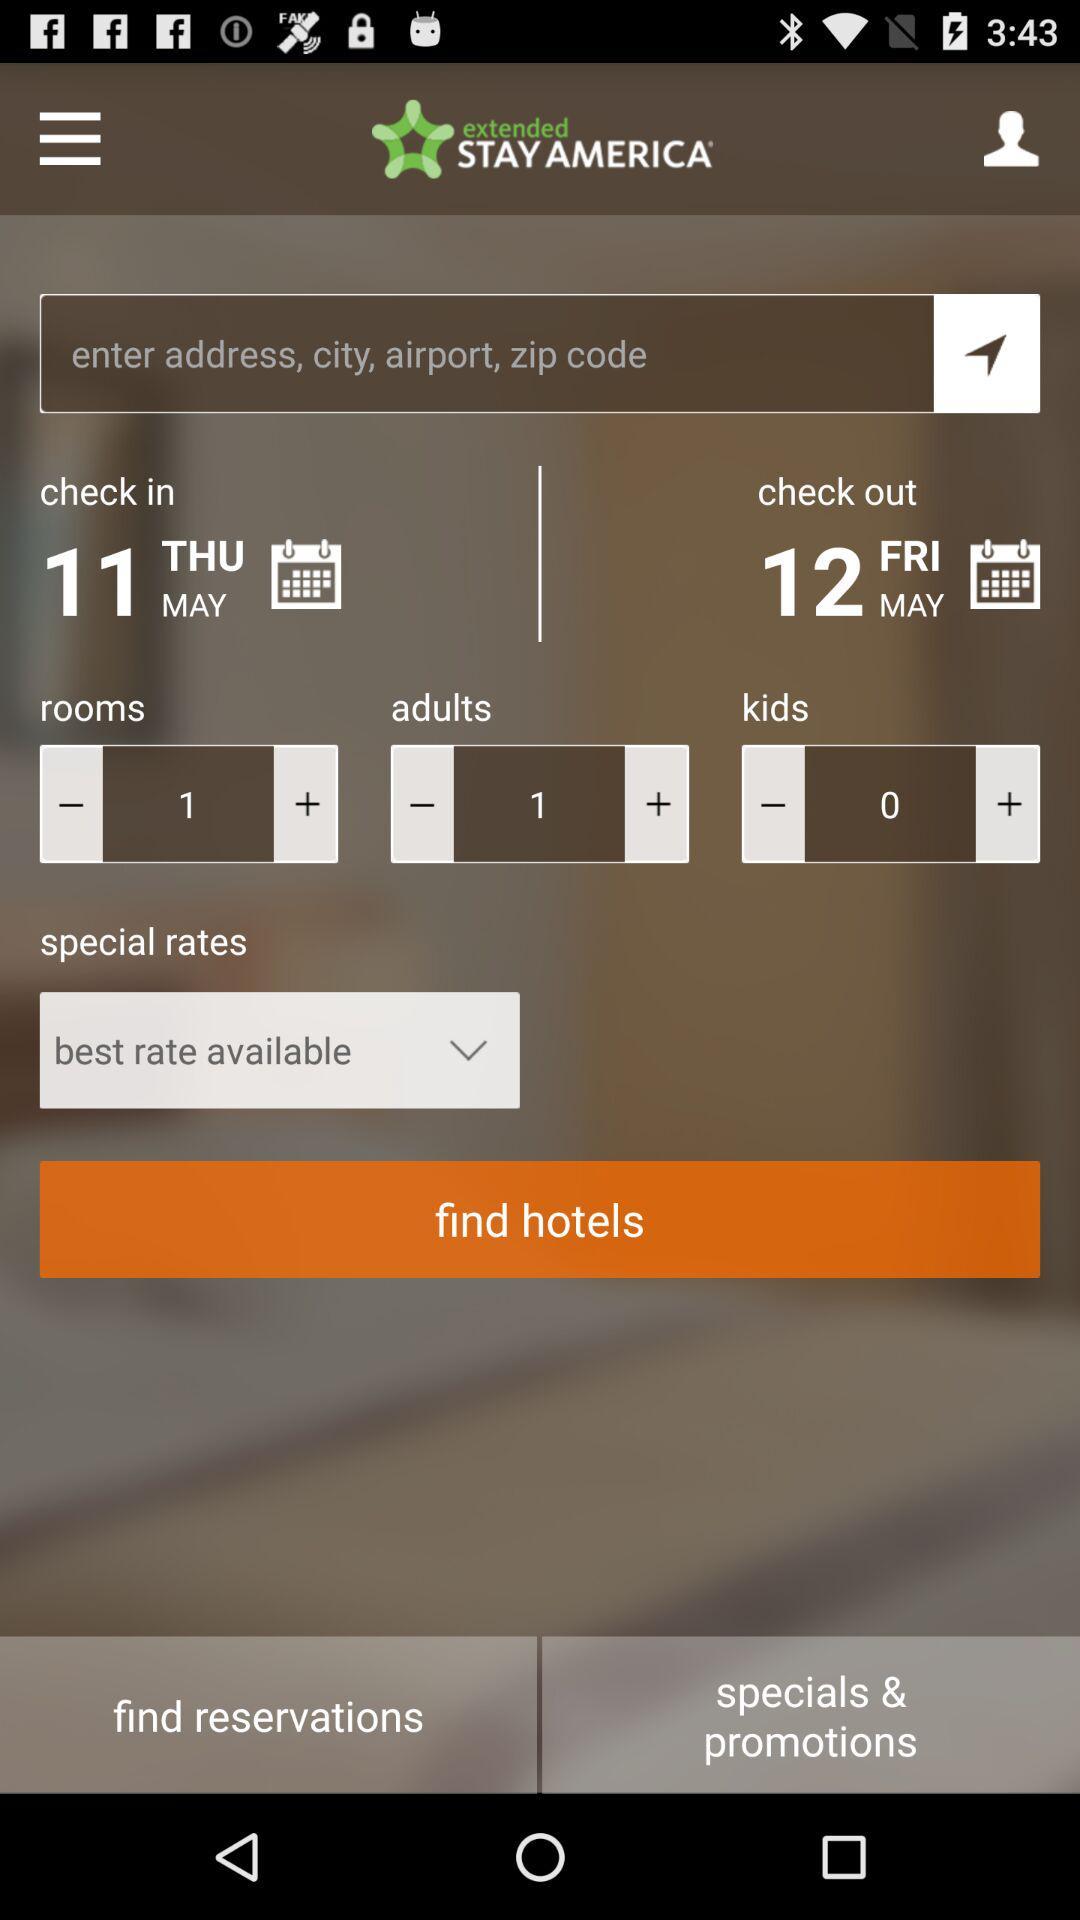 The image size is (1080, 1920). Describe the element at coordinates (1007, 803) in the screenshot. I see `increase number of kids` at that location.